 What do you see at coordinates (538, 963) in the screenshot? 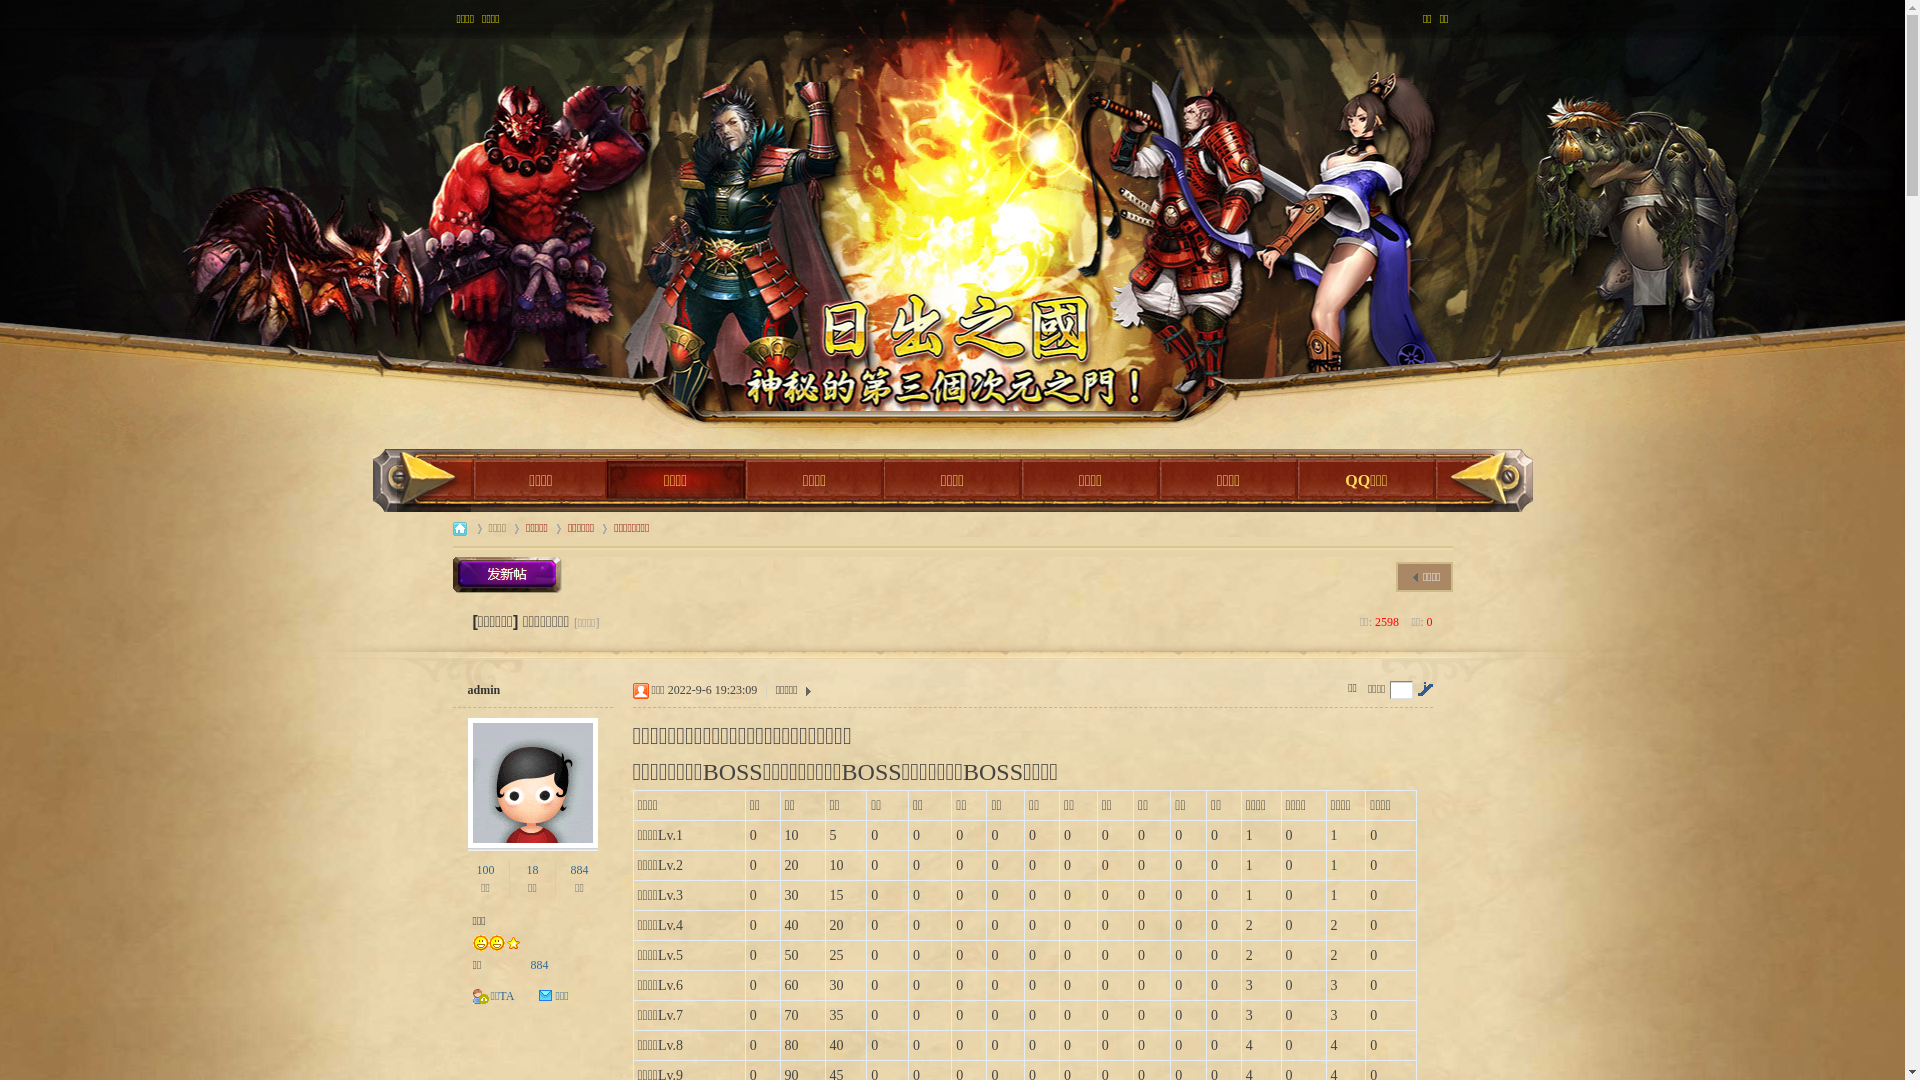
I see `'884'` at bounding box center [538, 963].